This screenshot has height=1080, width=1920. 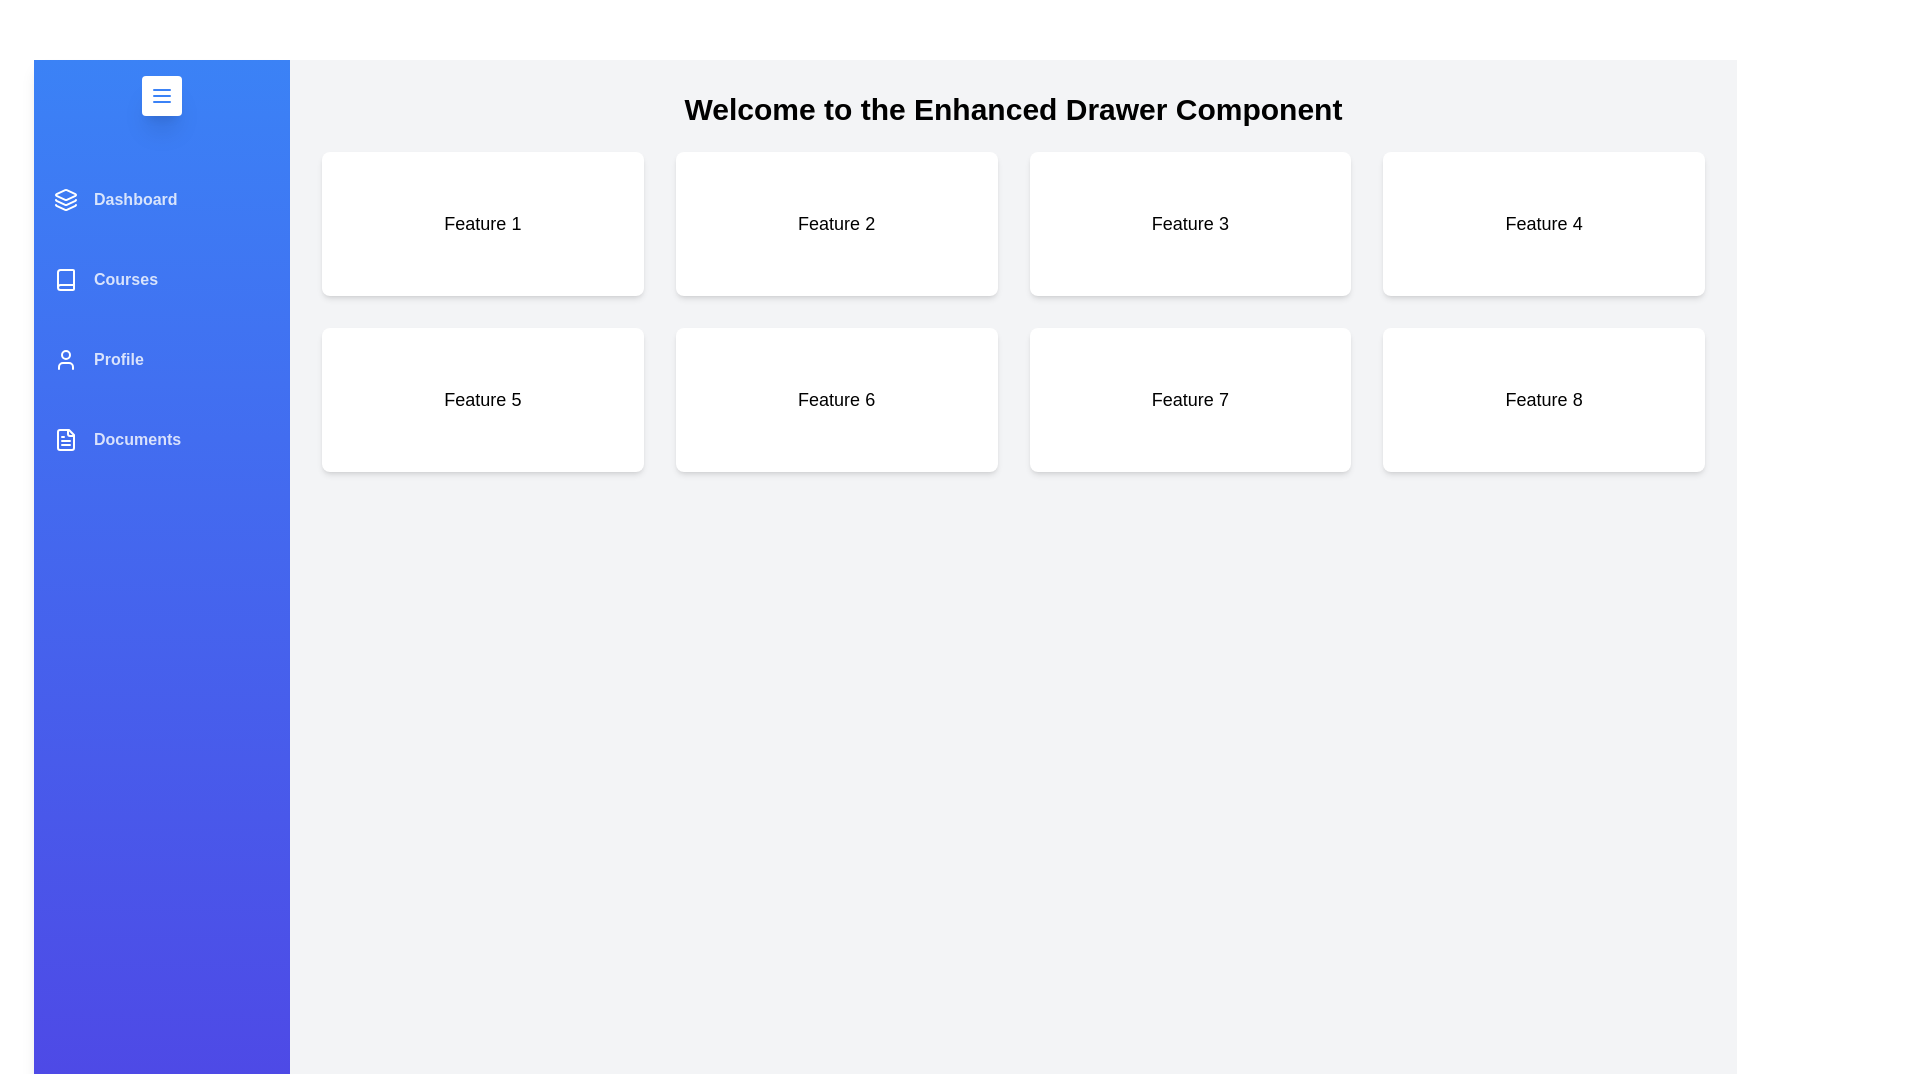 I want to click on the menu item Profile to reveal its hover effect, so click(x=162, y=358).